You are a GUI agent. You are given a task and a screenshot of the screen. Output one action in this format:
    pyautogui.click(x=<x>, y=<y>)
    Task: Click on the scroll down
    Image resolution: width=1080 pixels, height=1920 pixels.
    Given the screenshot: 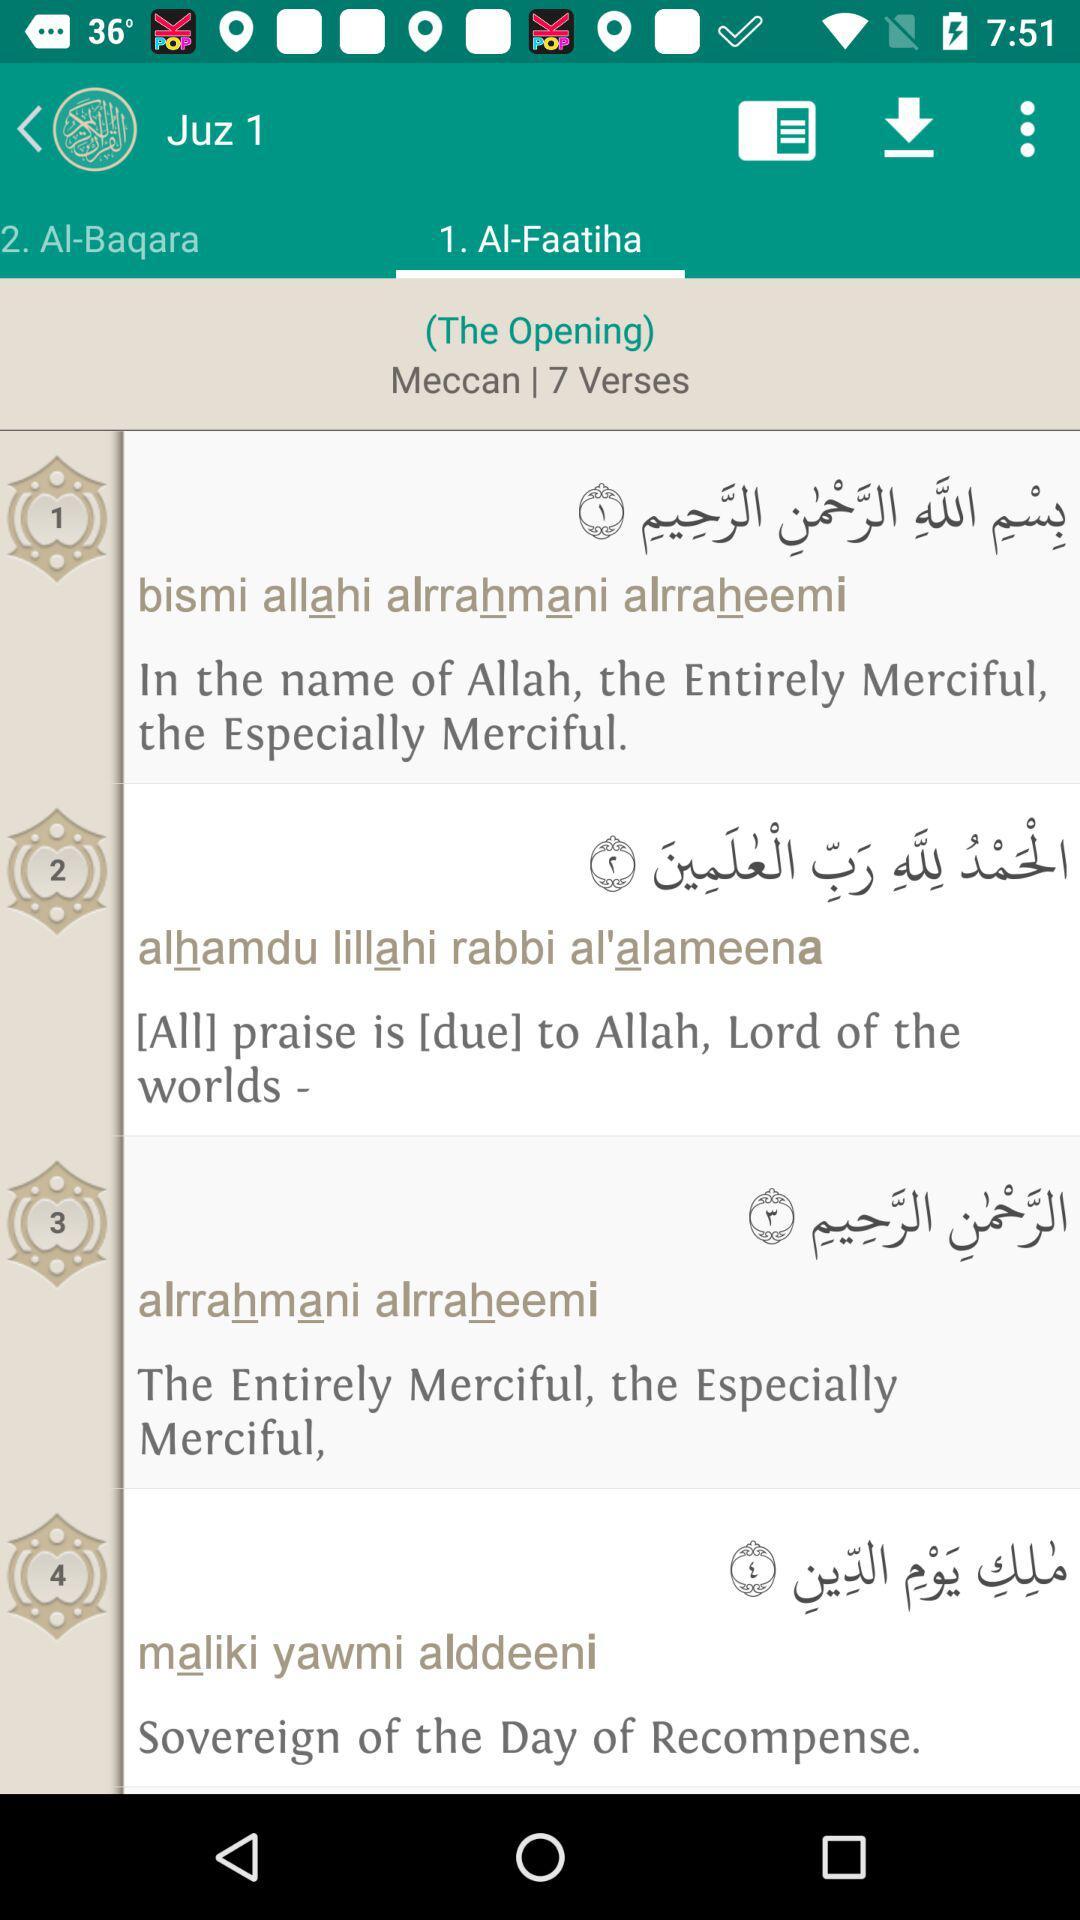 What is the action you would take?
    pyautogui.click(x=909, y=127)
    